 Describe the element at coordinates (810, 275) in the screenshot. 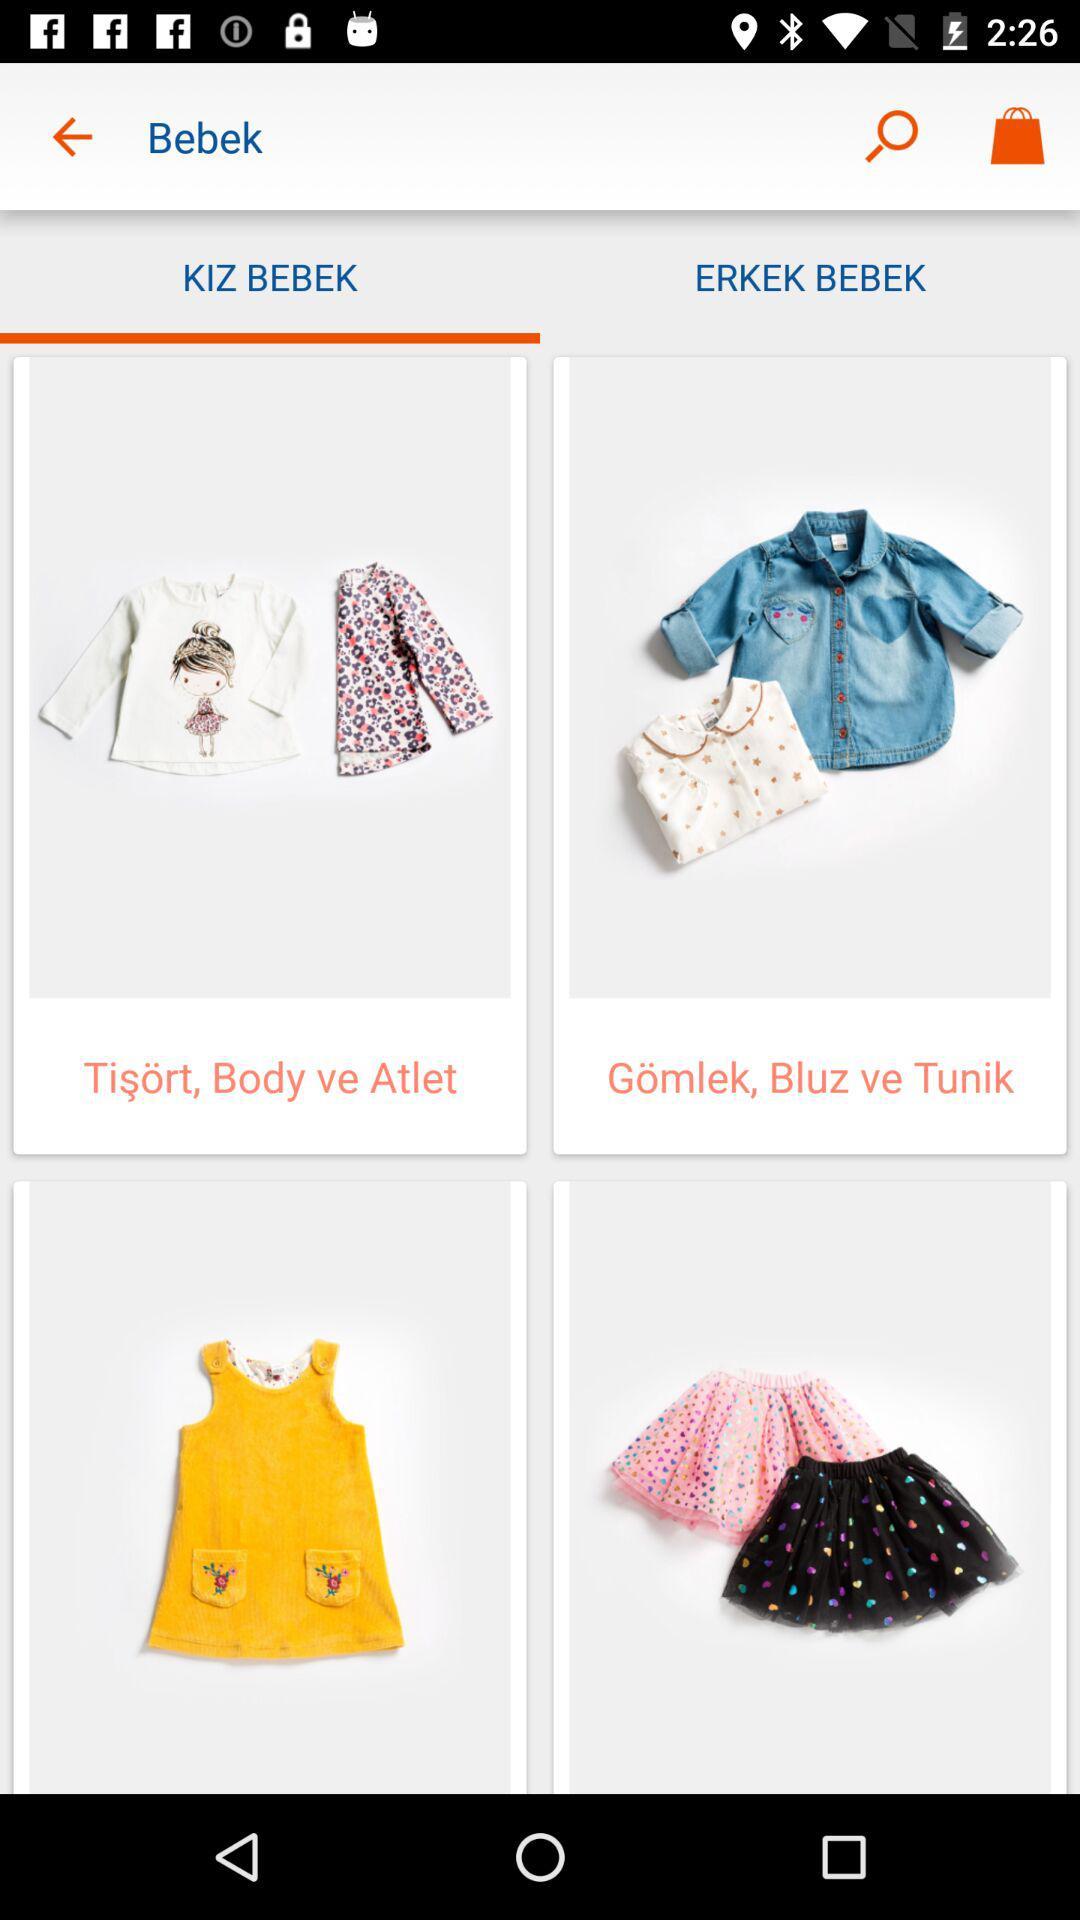

I see `the erkek bebek icon` at that location.